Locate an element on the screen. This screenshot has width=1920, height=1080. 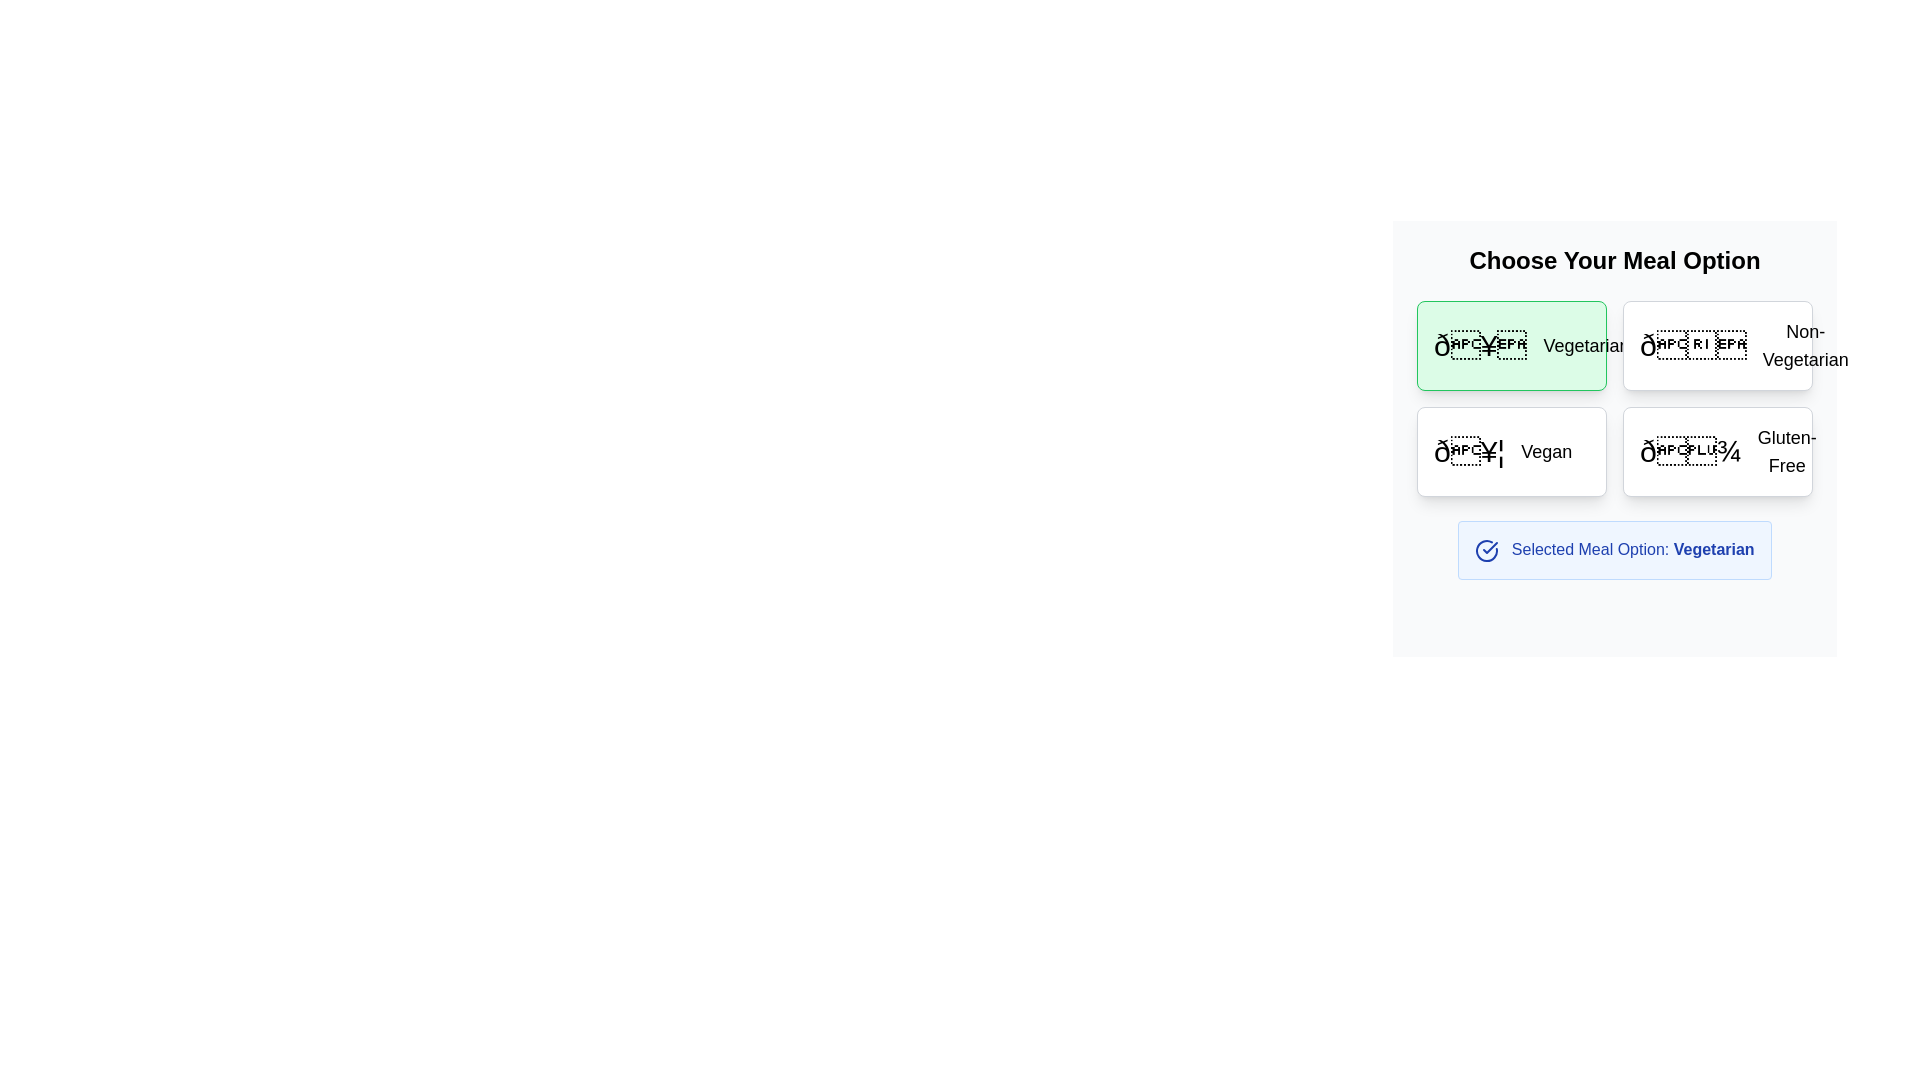
the 'Vegetarian' meal option icon, which is located to the left of the text 'Selected Meal Option: Vegetarian' in the lower section of the meal selection interface is located at coordinates (1487, 550).